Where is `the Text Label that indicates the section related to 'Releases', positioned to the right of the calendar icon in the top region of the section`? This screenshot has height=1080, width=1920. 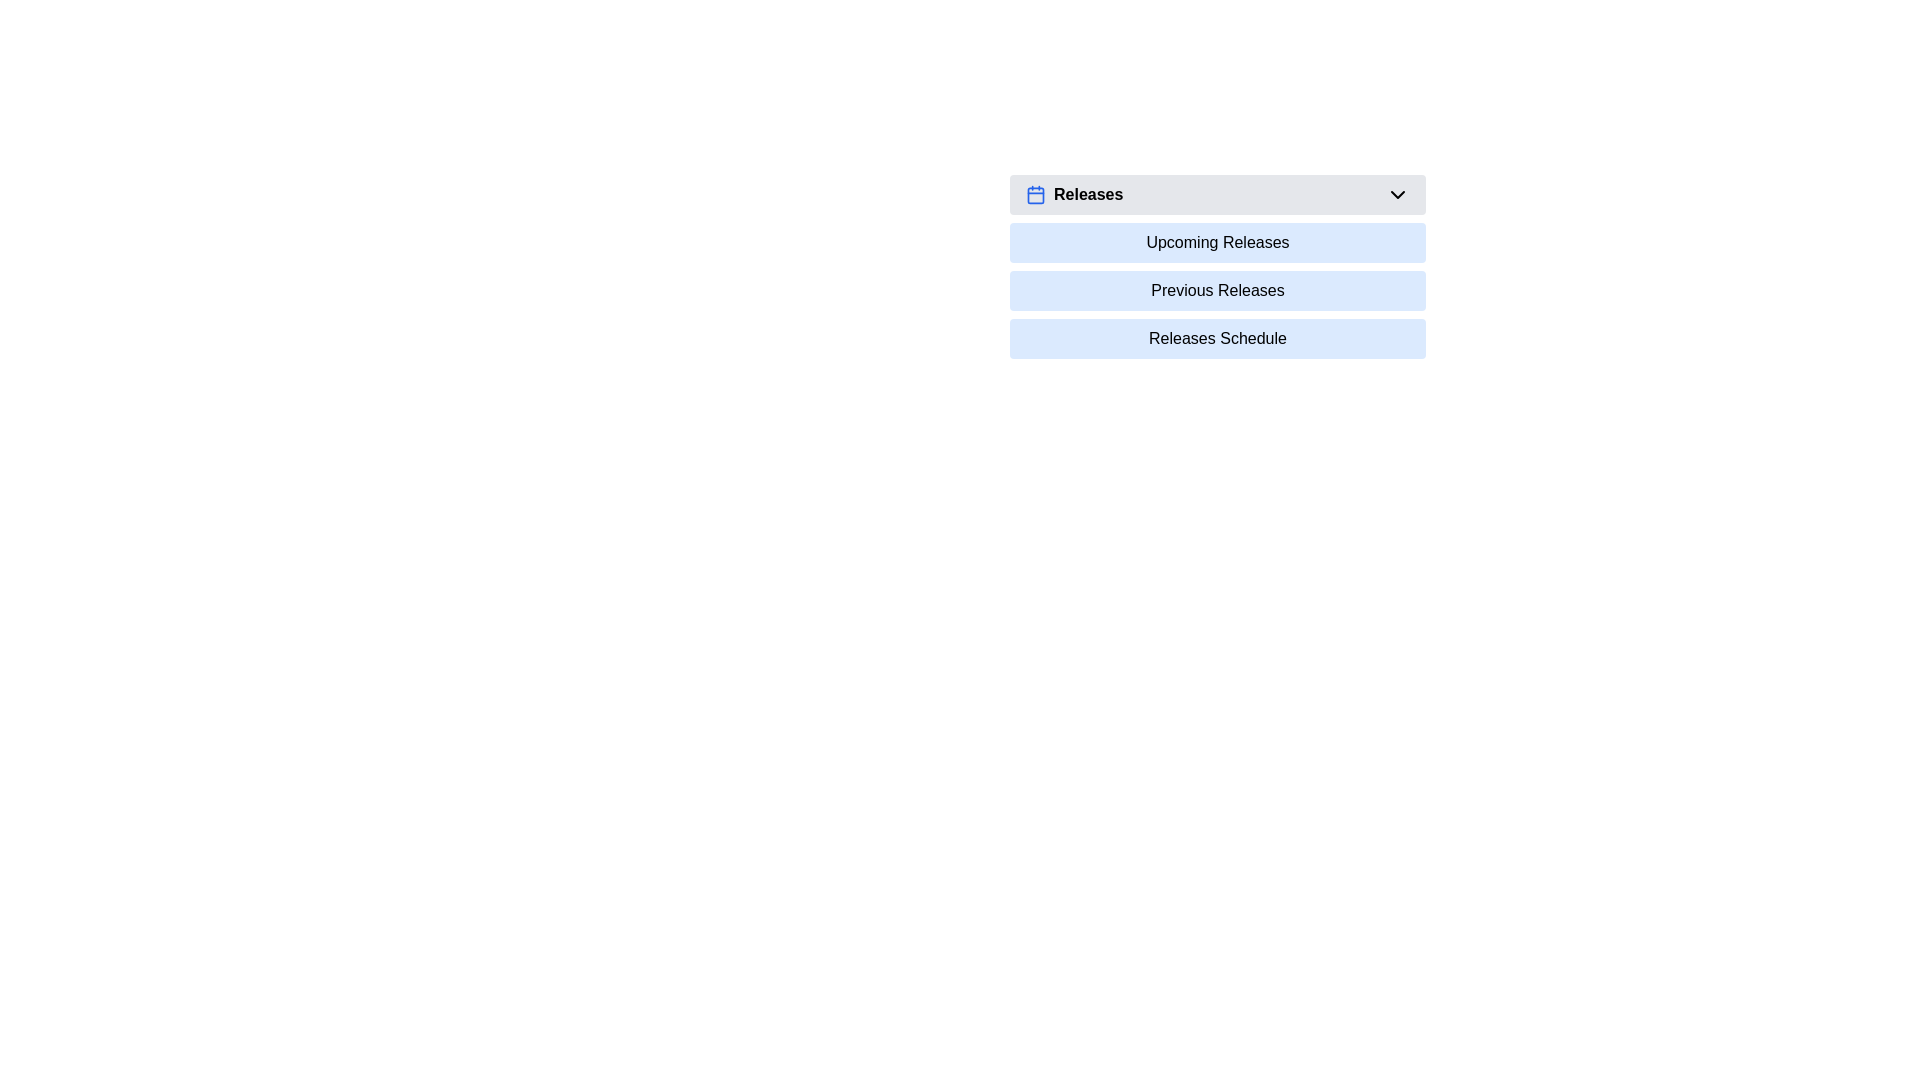
the Text Label that indicates the section related to 'Releases', positioned to the right of the calendar icon in the top region of the section is located at coordinates (1087, 195).